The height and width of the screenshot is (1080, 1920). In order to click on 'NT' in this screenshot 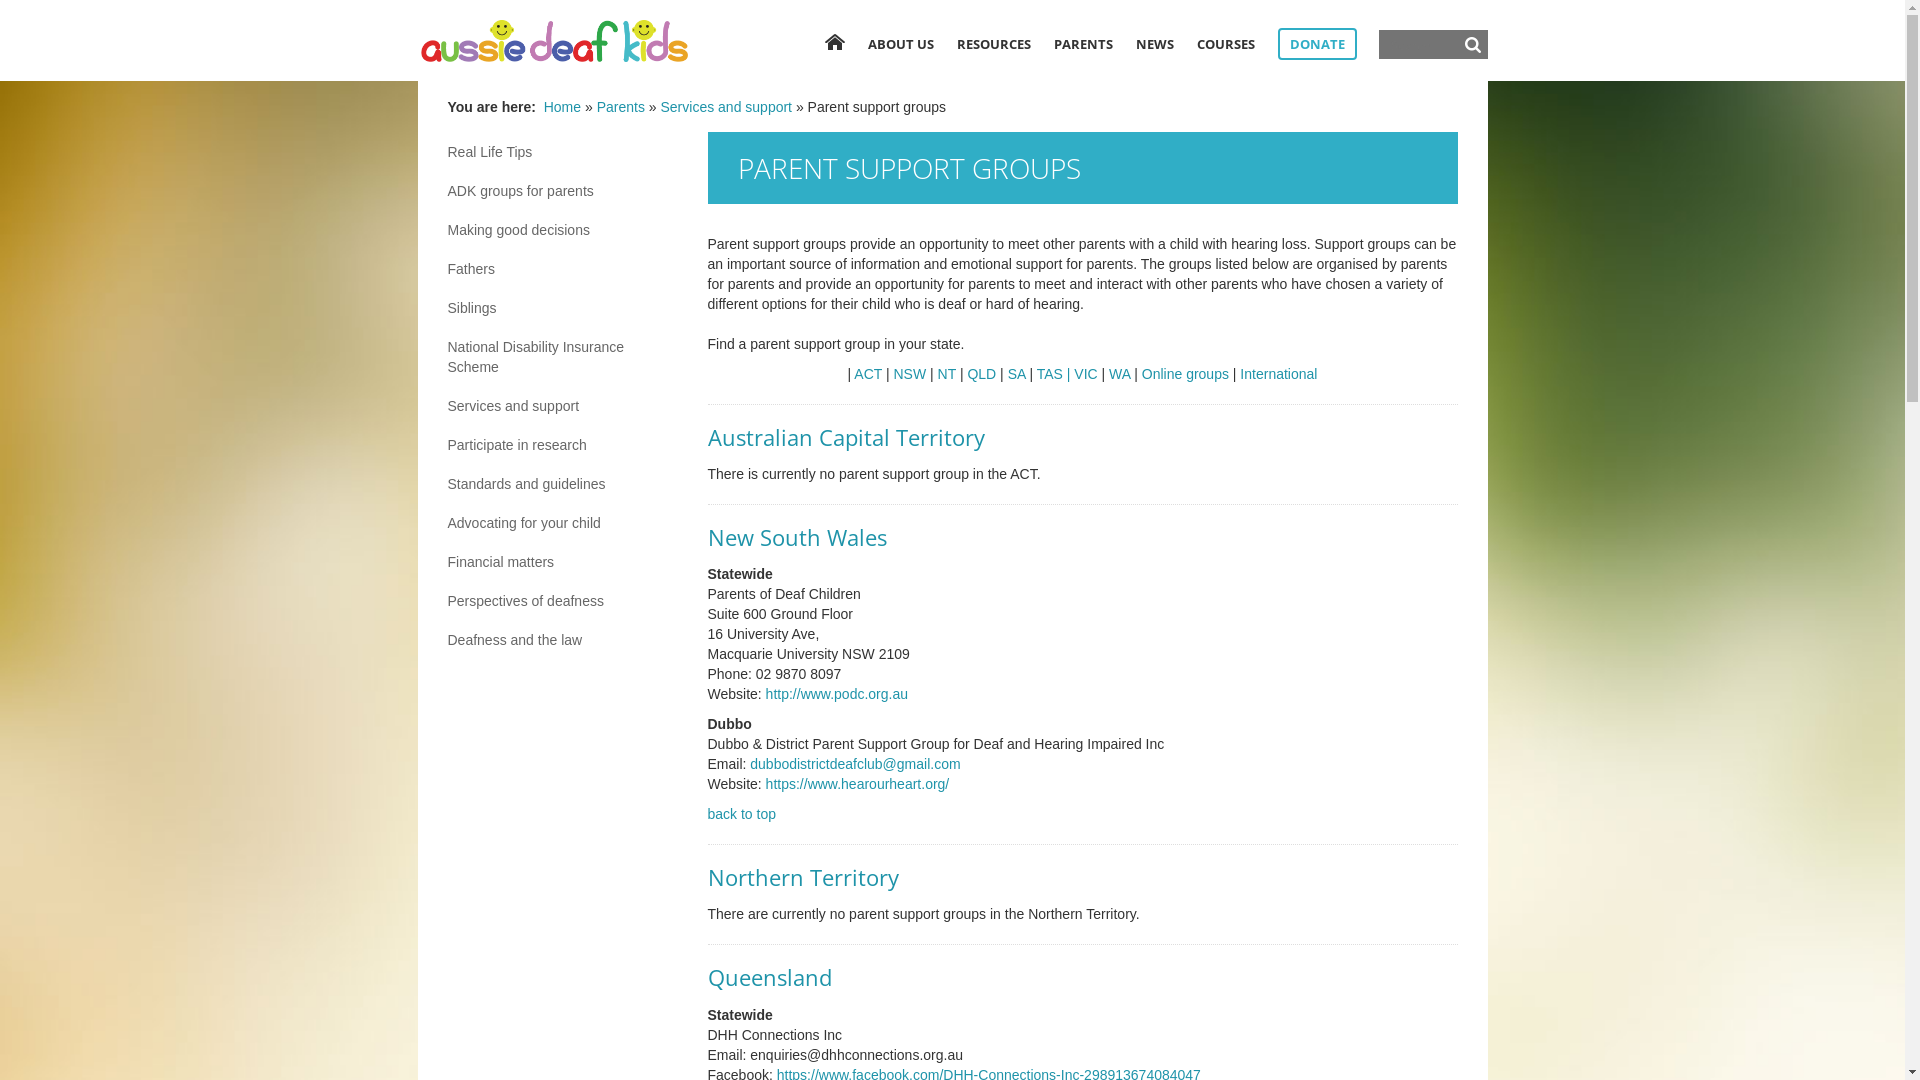, I will do `click(945, 374)`.